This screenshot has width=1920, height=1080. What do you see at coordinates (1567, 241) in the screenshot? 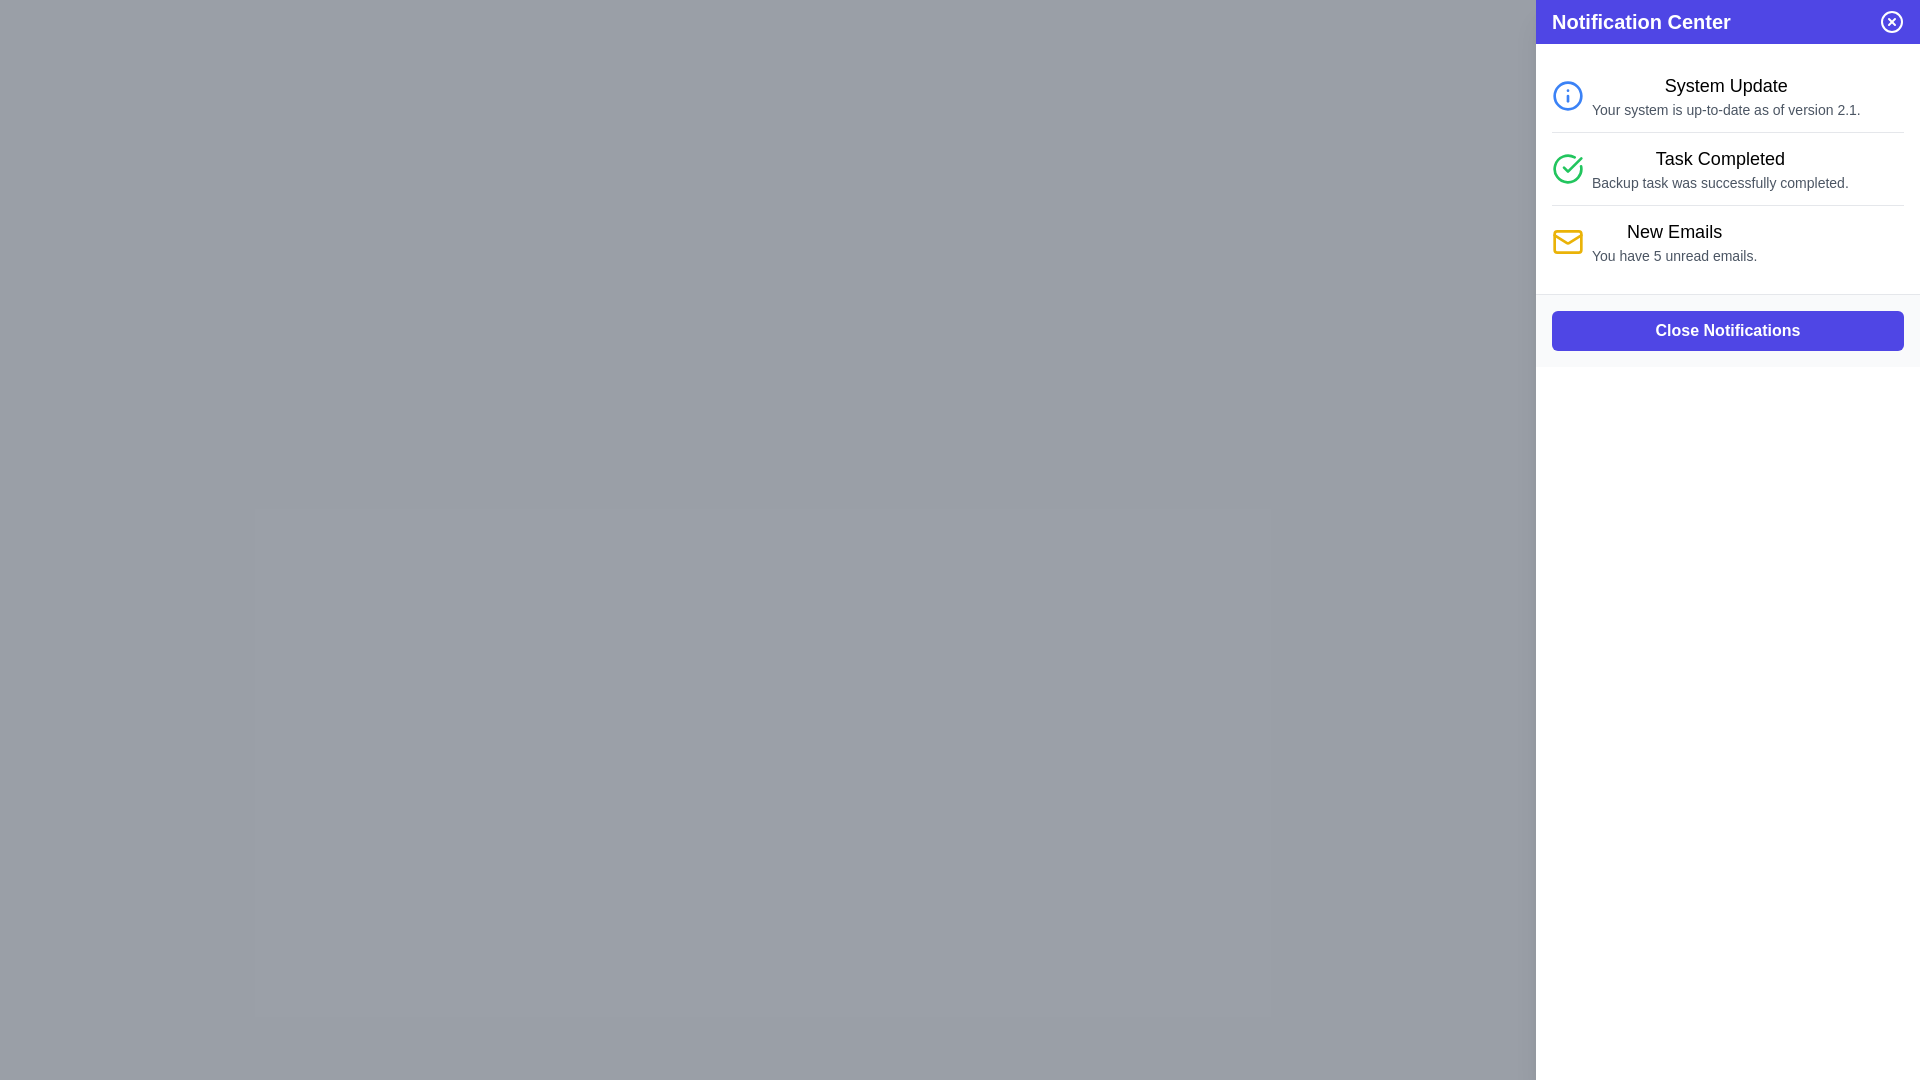
I see `the envelope icon in the Notification Center that indicates 'New Emails' notifications` at bounding box center [1567, 241].